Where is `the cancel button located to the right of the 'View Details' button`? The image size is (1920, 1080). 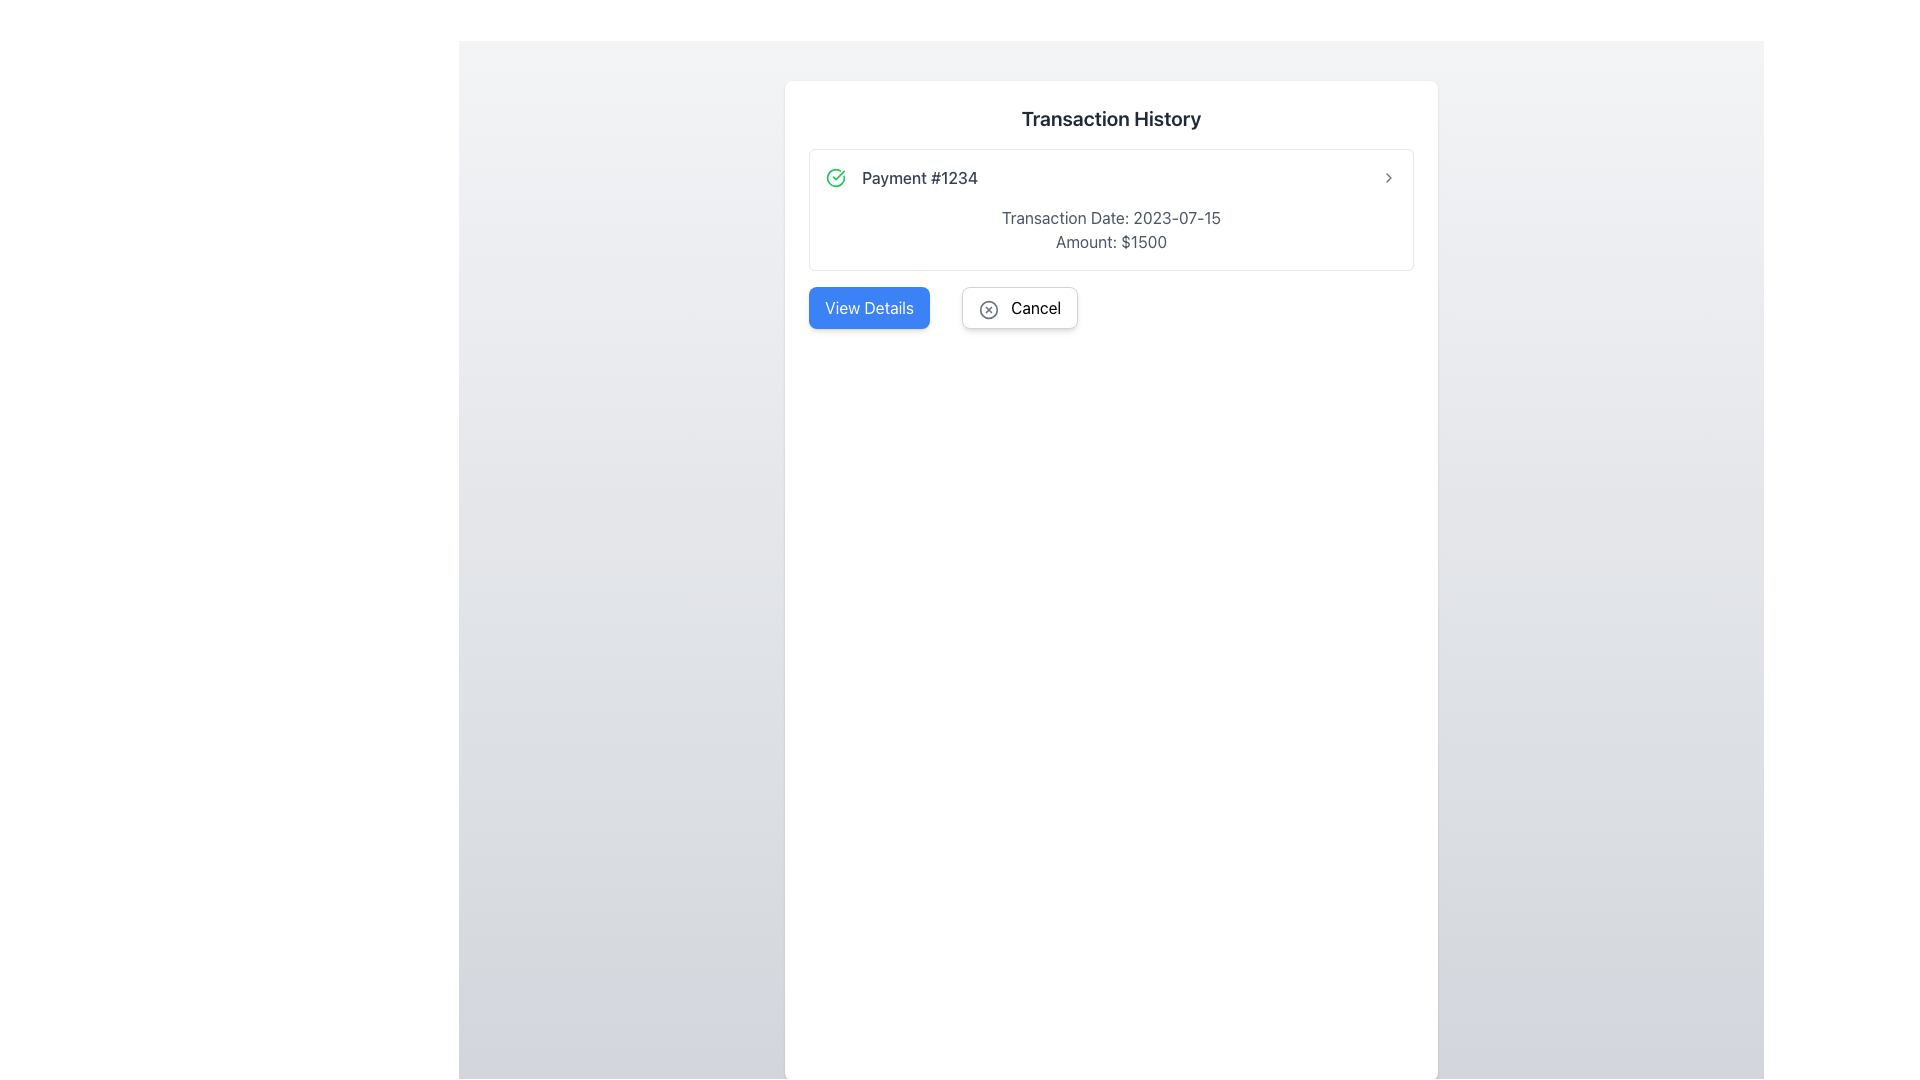 the cancel button located to the right of the 'View Details' button is located at coordinates (1019, 308).